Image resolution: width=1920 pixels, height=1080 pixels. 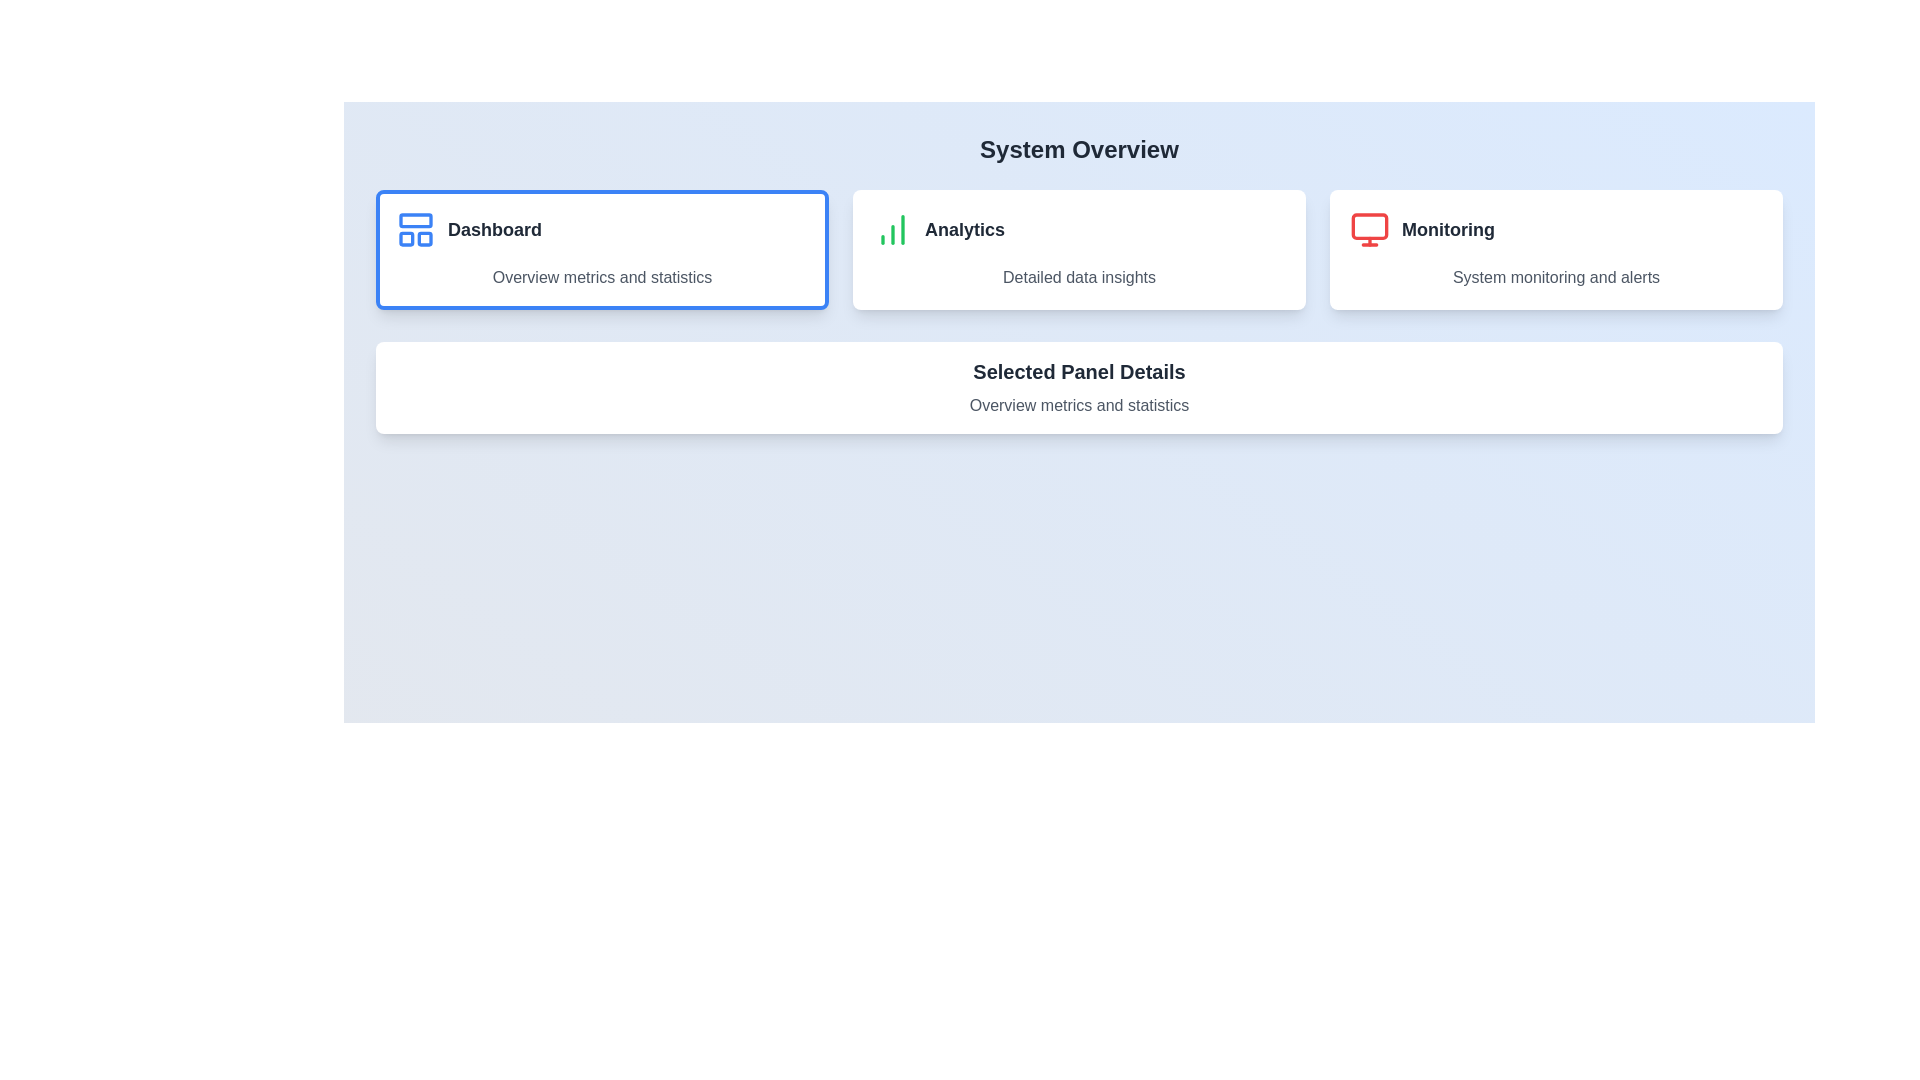 What do you see at coordinates (1078, 277) in the screenshot?
I see `the descriptive text label located below the 'Analytics' header in the middle panel of the interface` at bounding box center [1078, 277].